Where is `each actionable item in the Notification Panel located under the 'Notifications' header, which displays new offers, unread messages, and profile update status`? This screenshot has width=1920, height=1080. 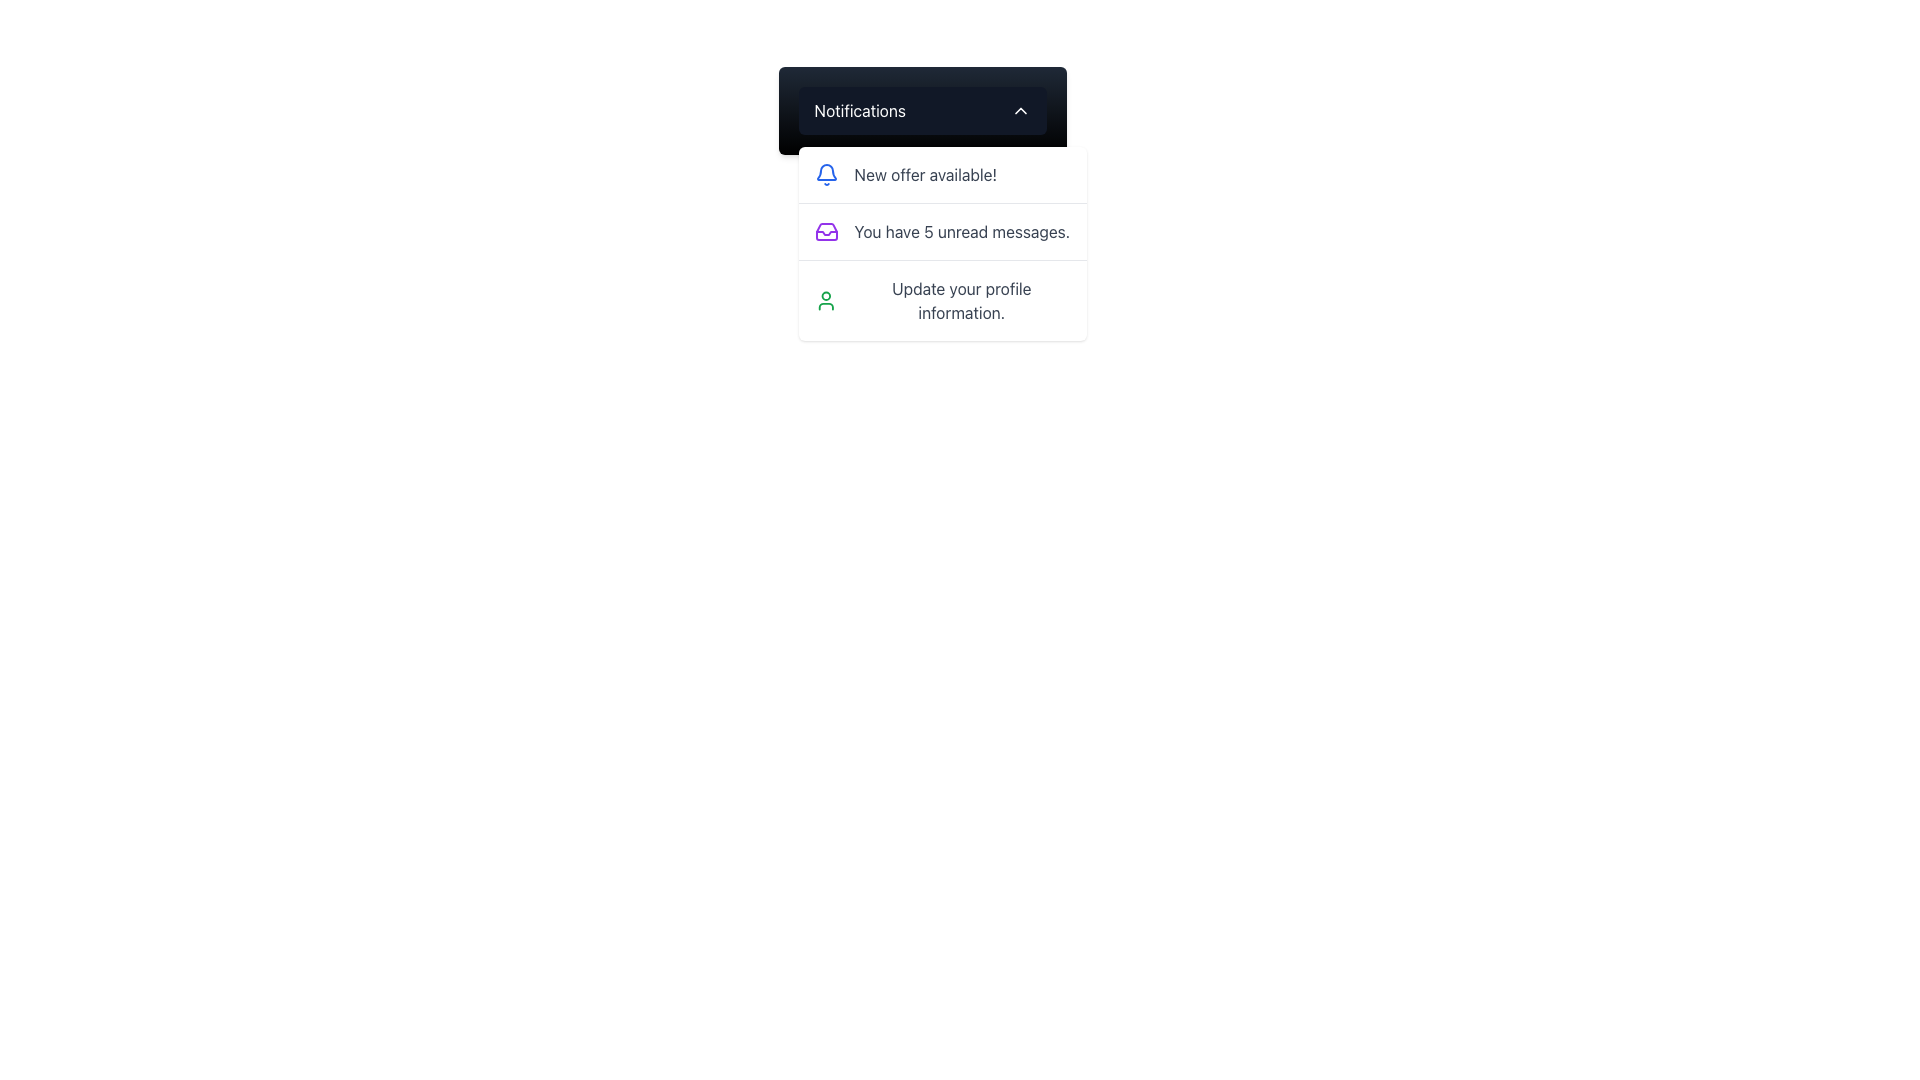
each actionable item in the Notification Panel located under the 'Notifications' header, which displays new offers, unread messages, and profile update status is located at coordinates (941, 242).